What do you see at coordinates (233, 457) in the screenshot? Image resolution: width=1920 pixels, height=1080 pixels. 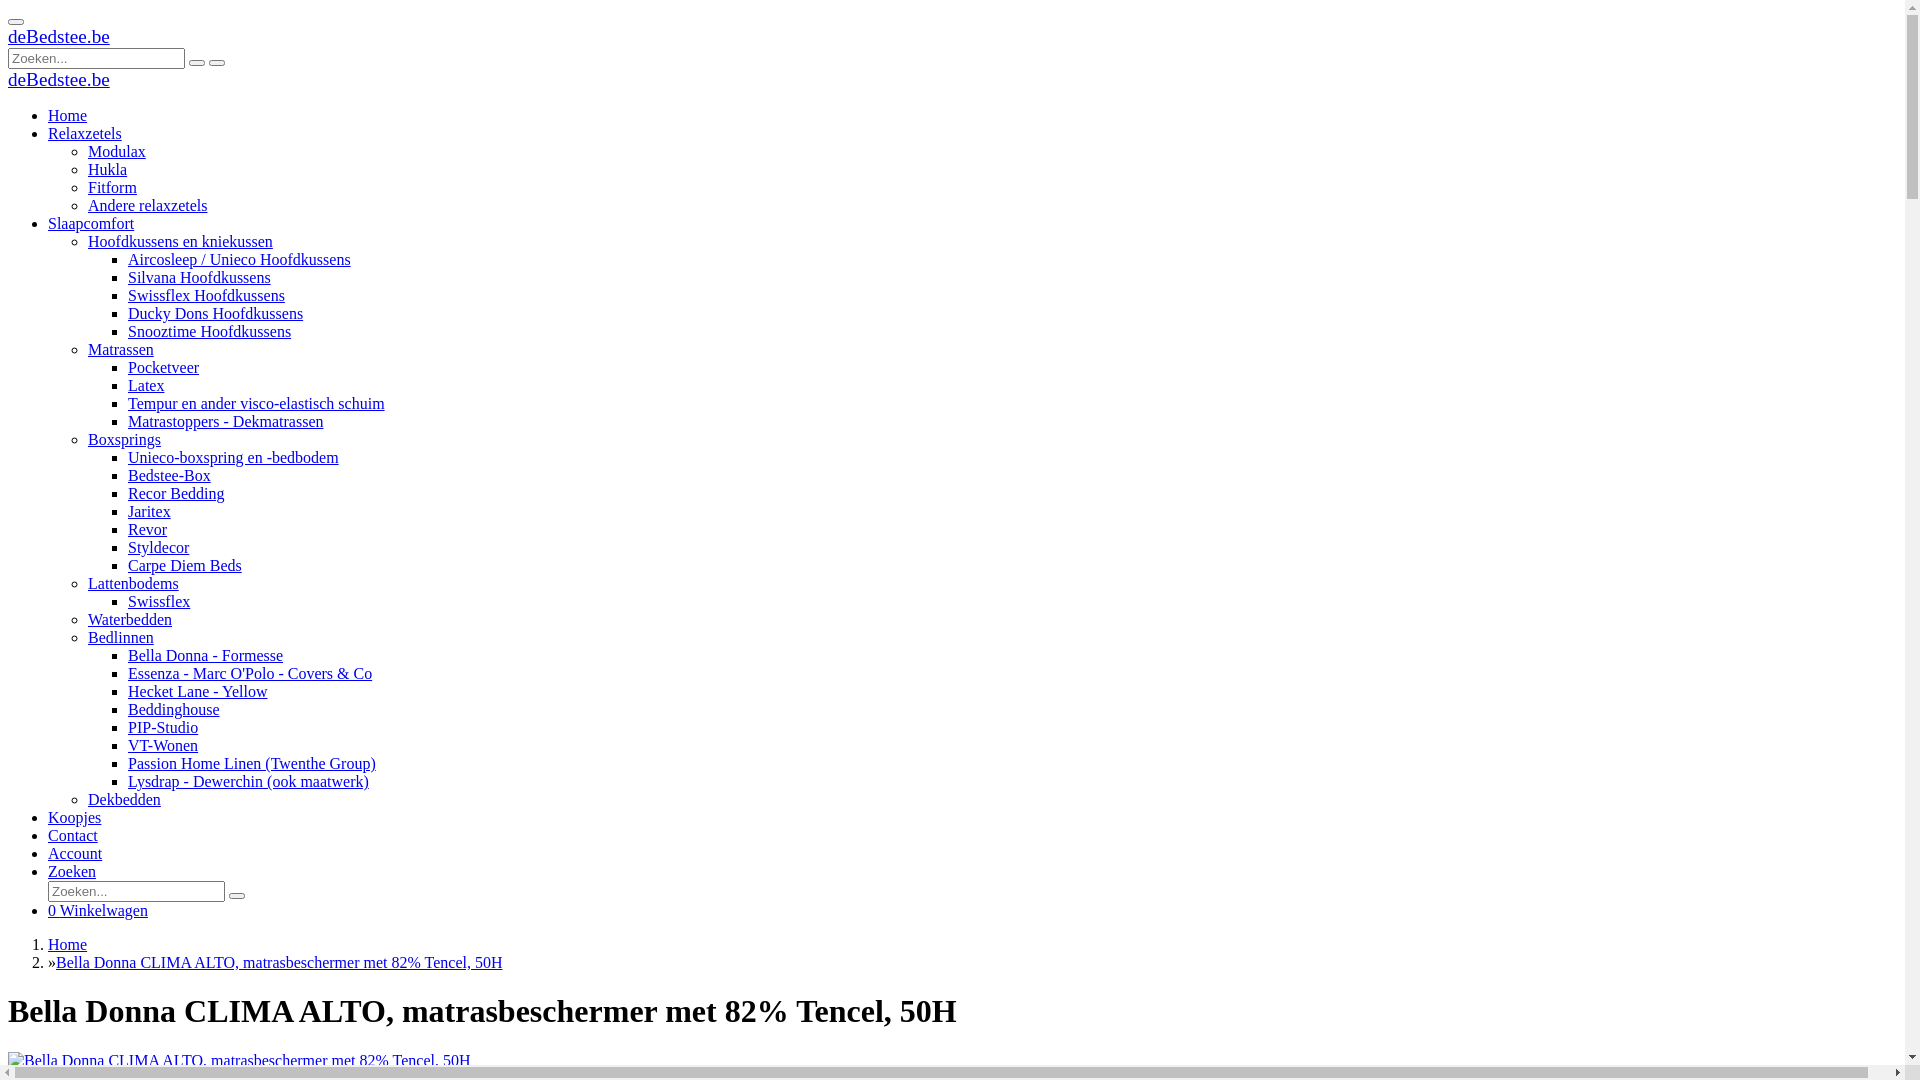 I see `'Unieco-boxspring en -bedbodem'` at bounding box center [233, 457].